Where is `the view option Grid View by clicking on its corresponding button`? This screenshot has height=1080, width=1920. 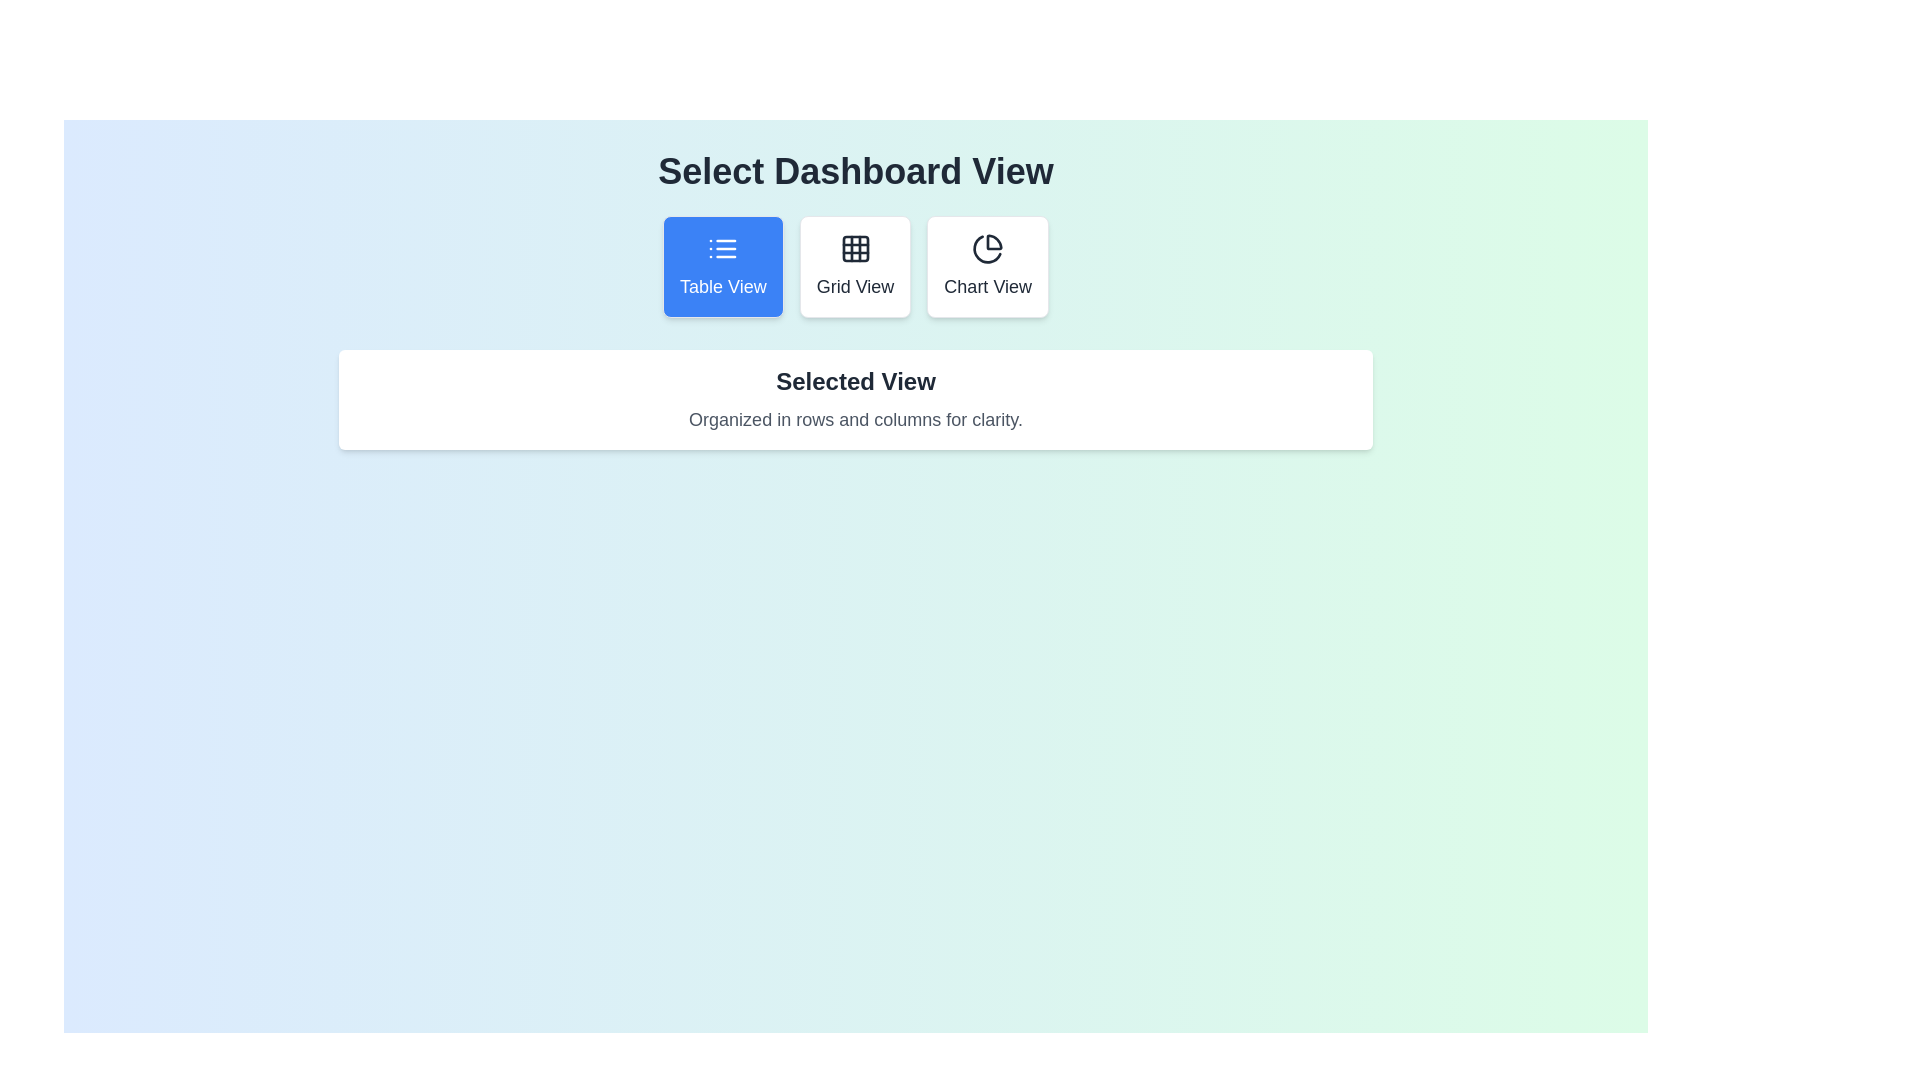
the view option Grid View by clicking on its corresponding button is located at coordinates (854, 265).